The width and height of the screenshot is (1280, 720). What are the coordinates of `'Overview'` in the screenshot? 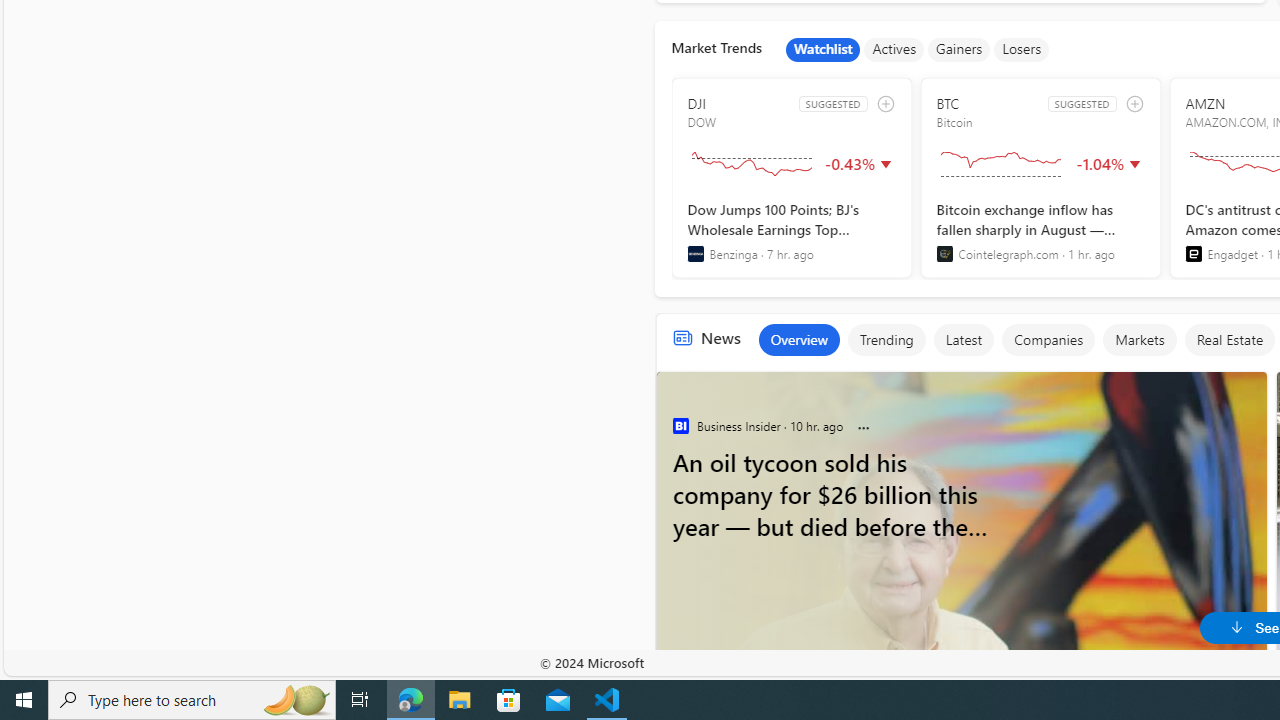 It's located at (797, 338).